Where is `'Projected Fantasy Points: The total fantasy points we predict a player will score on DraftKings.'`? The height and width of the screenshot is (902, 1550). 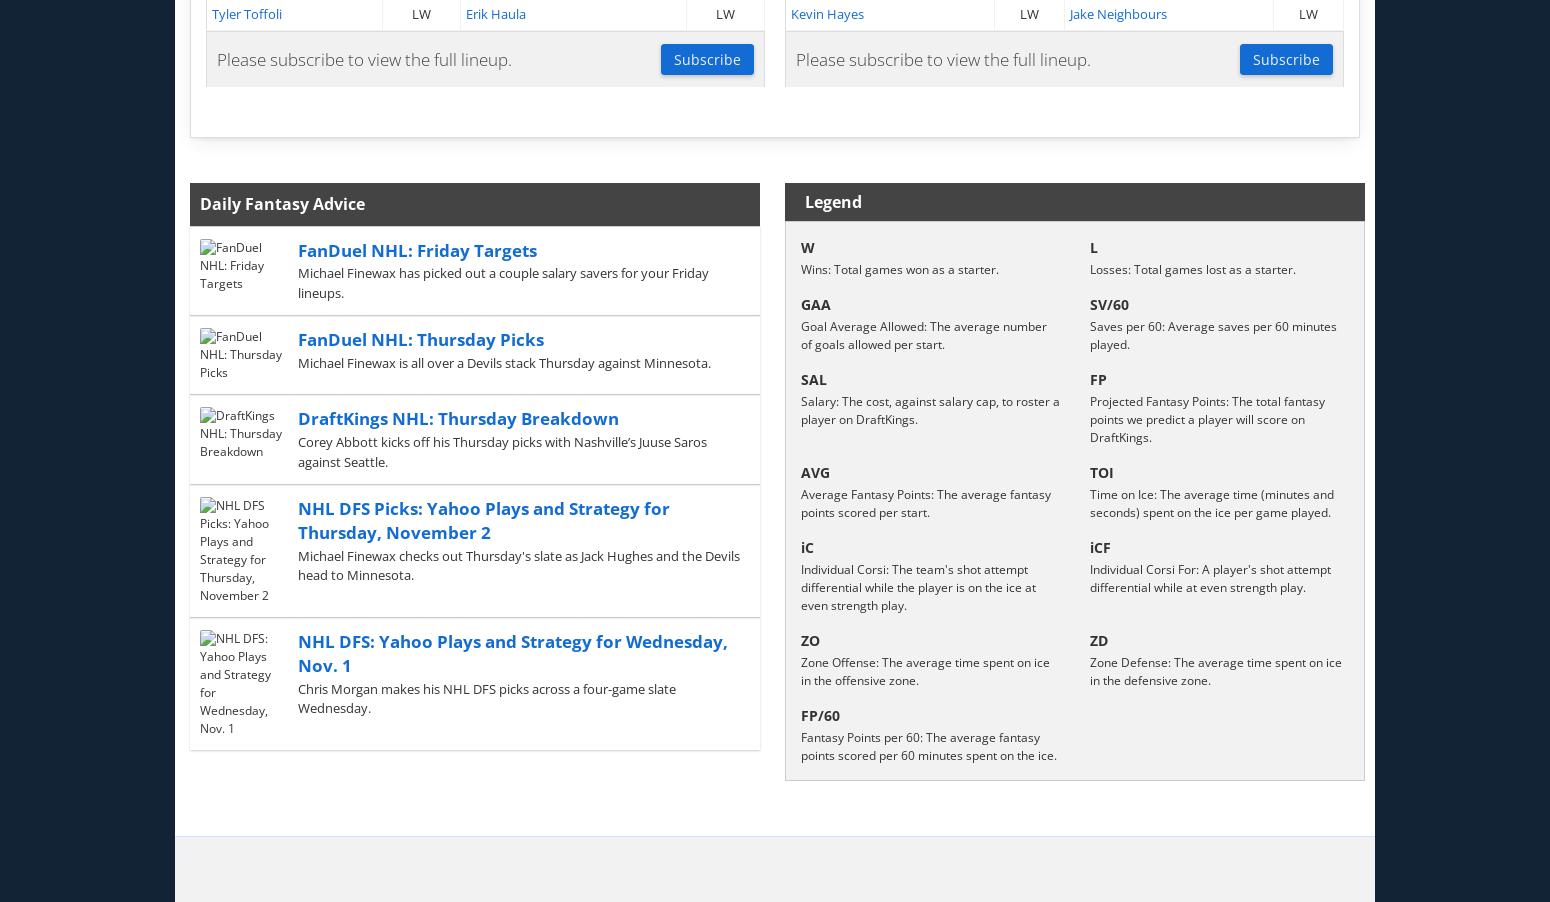 'Projected Fantasy Points: The total fantasy points we predict a player will score on DraftKings.' is located at coordinates (1207, 419).